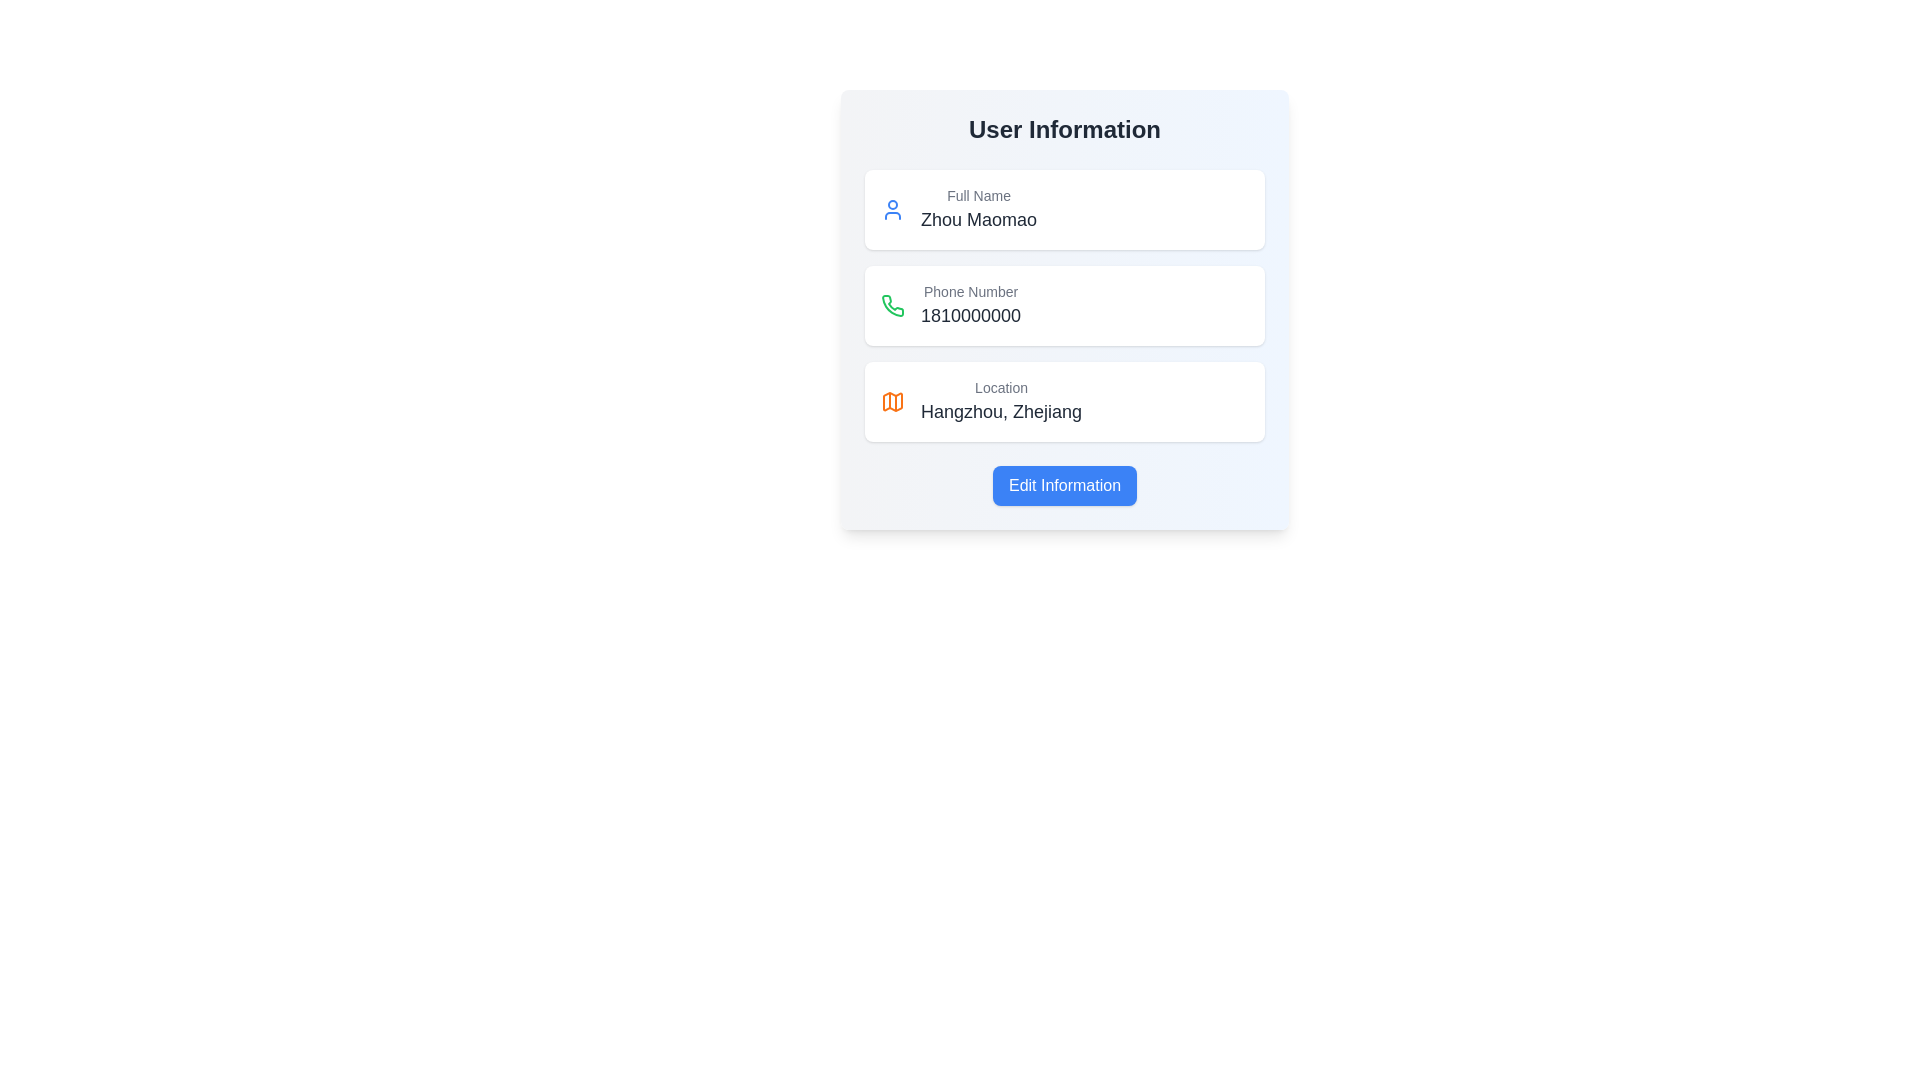 The image size is (1920, 1080). Describe the element at coordinates (891, 401) in the screenshot. I see `the orange map icon located to the left of the text 'Location' and 'Hangzhou, Zhejiang' in the 'Location' section` at that location.